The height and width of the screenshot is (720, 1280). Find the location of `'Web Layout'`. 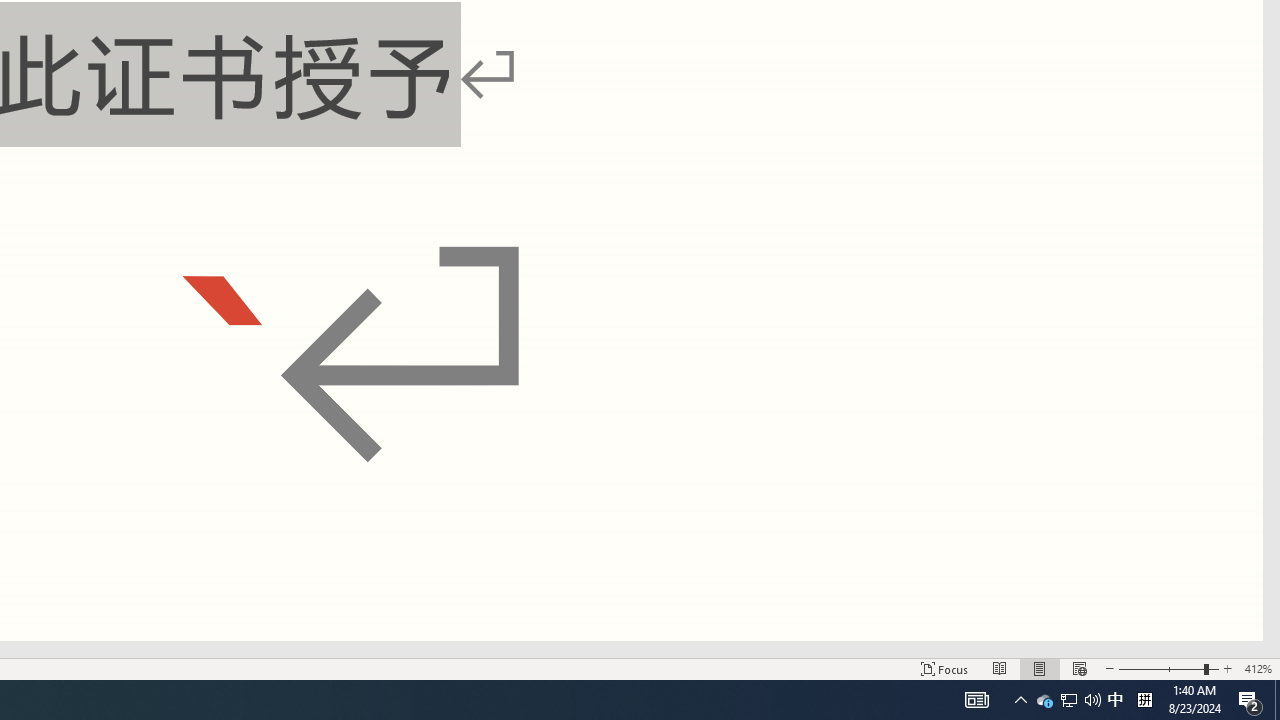

'Web Layout' is located at coordinates (1078, 669).